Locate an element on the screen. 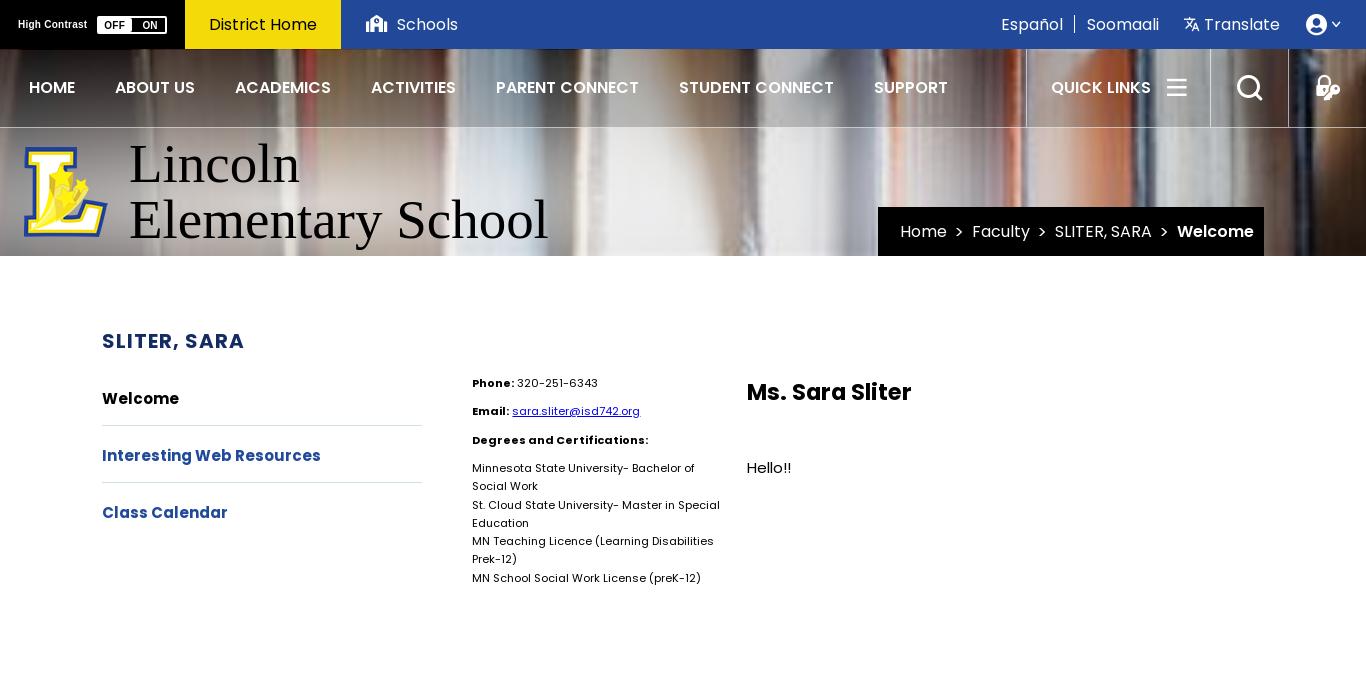 This screenshot has height=675, width=1366. 'Phone:' is located at coordinates (492, 381).